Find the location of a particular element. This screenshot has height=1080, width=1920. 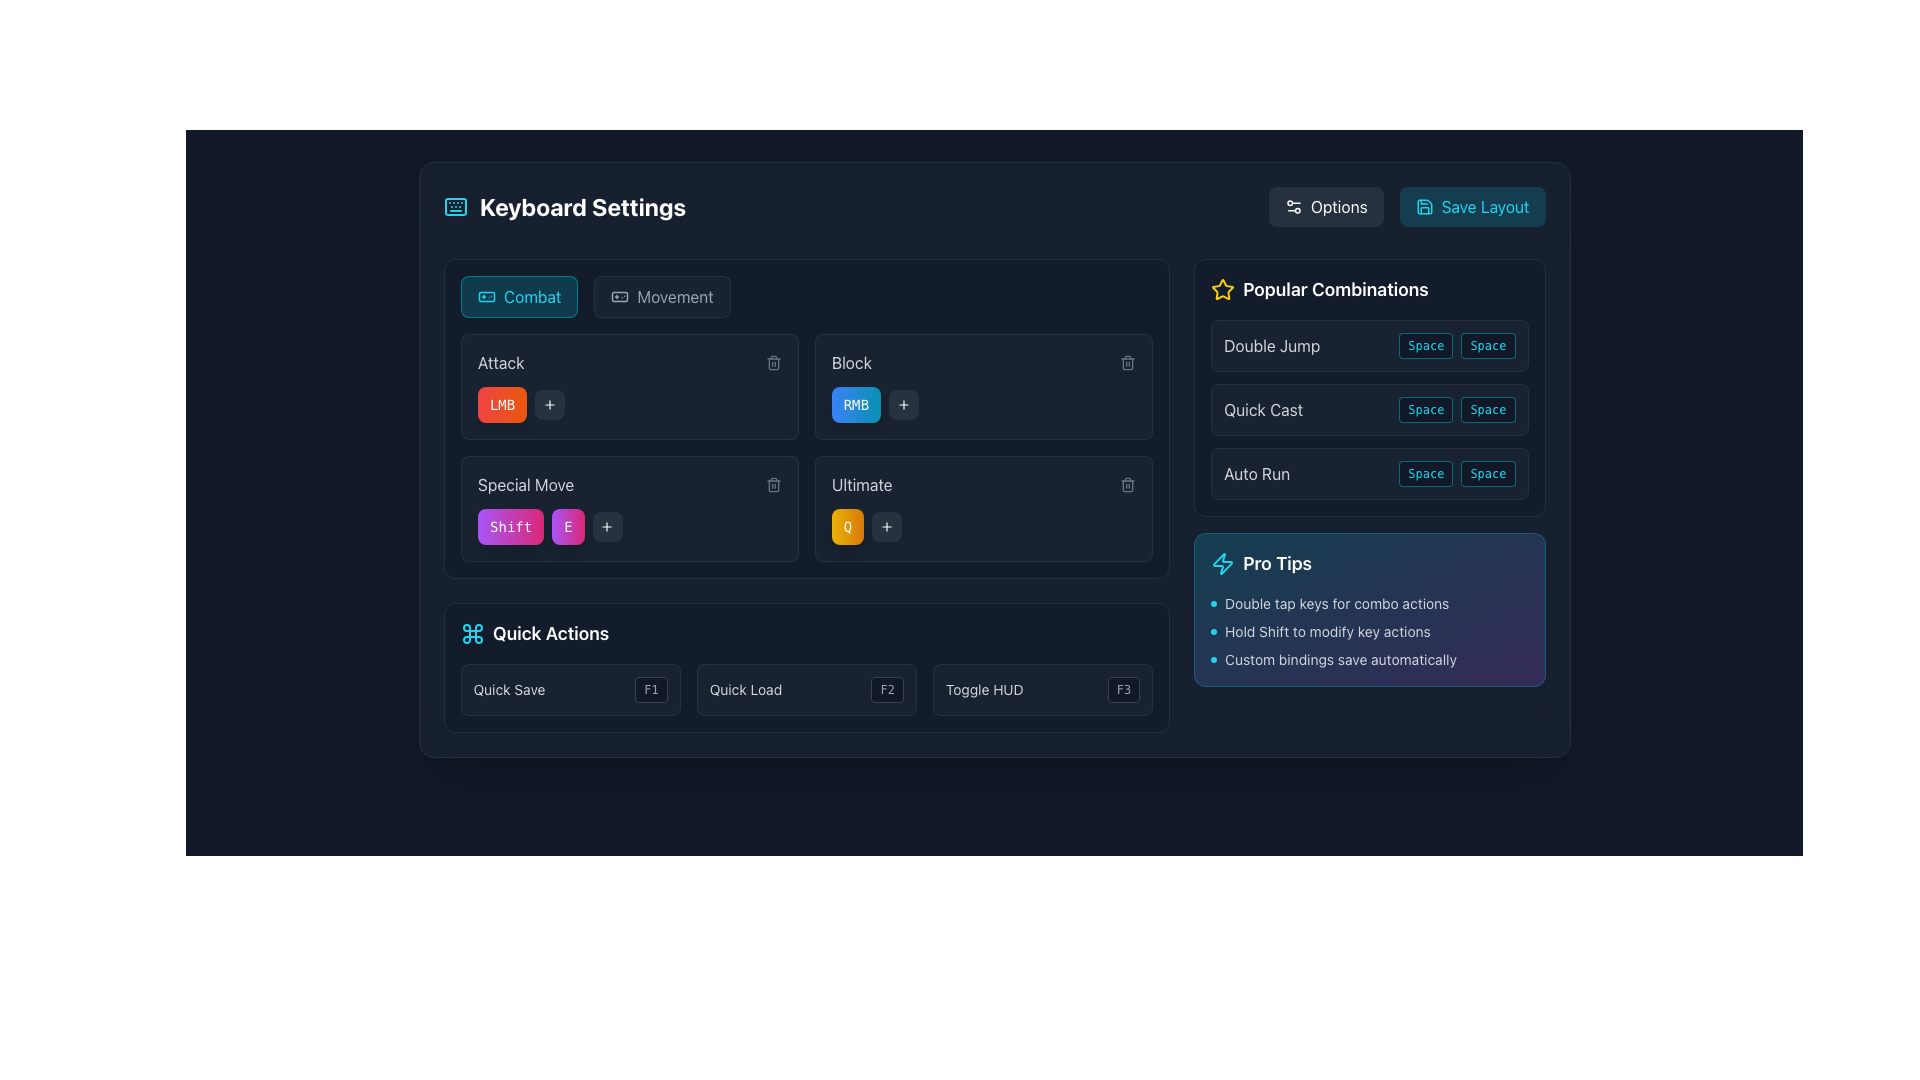

the label indicating the keyboard shortcut for 'Quick Save' (F1) located to the right of the 'Quick Save' text label is located at coordinates (651, 689).